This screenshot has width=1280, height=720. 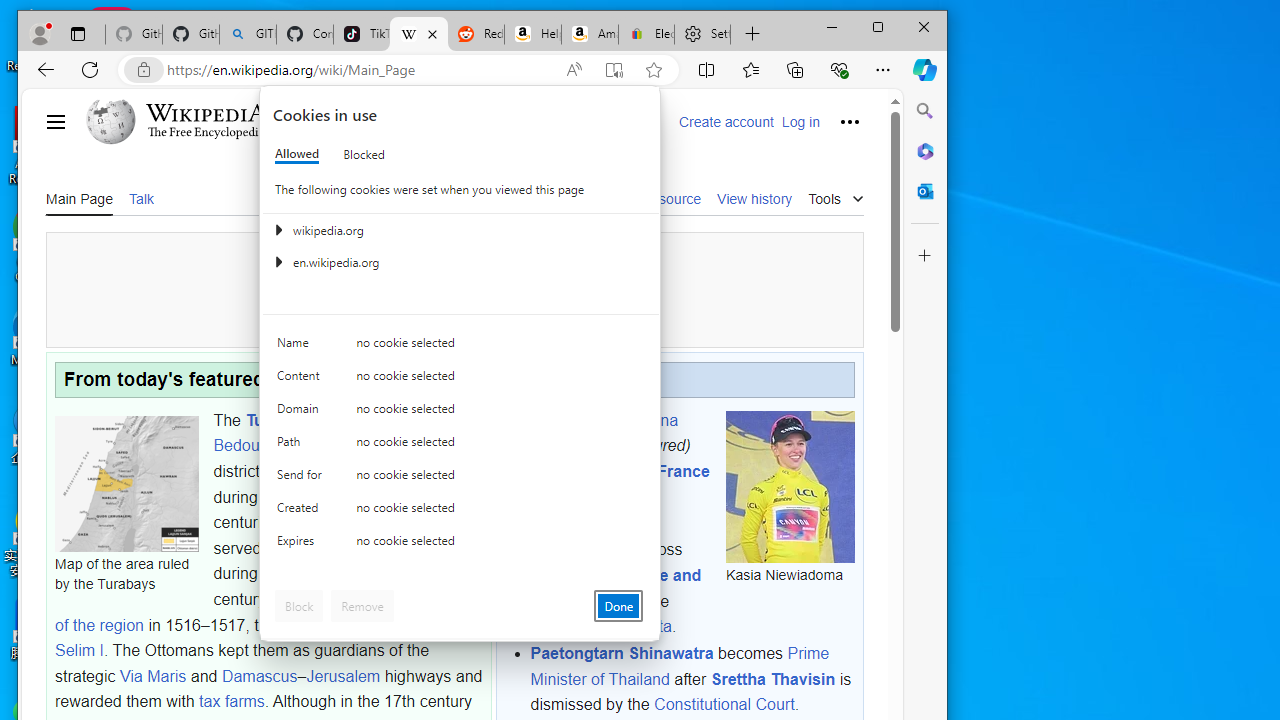 What do you see at coordinates (301, 346) in the screenshot?
I see `'Name'` at bounding box center [301, 346].